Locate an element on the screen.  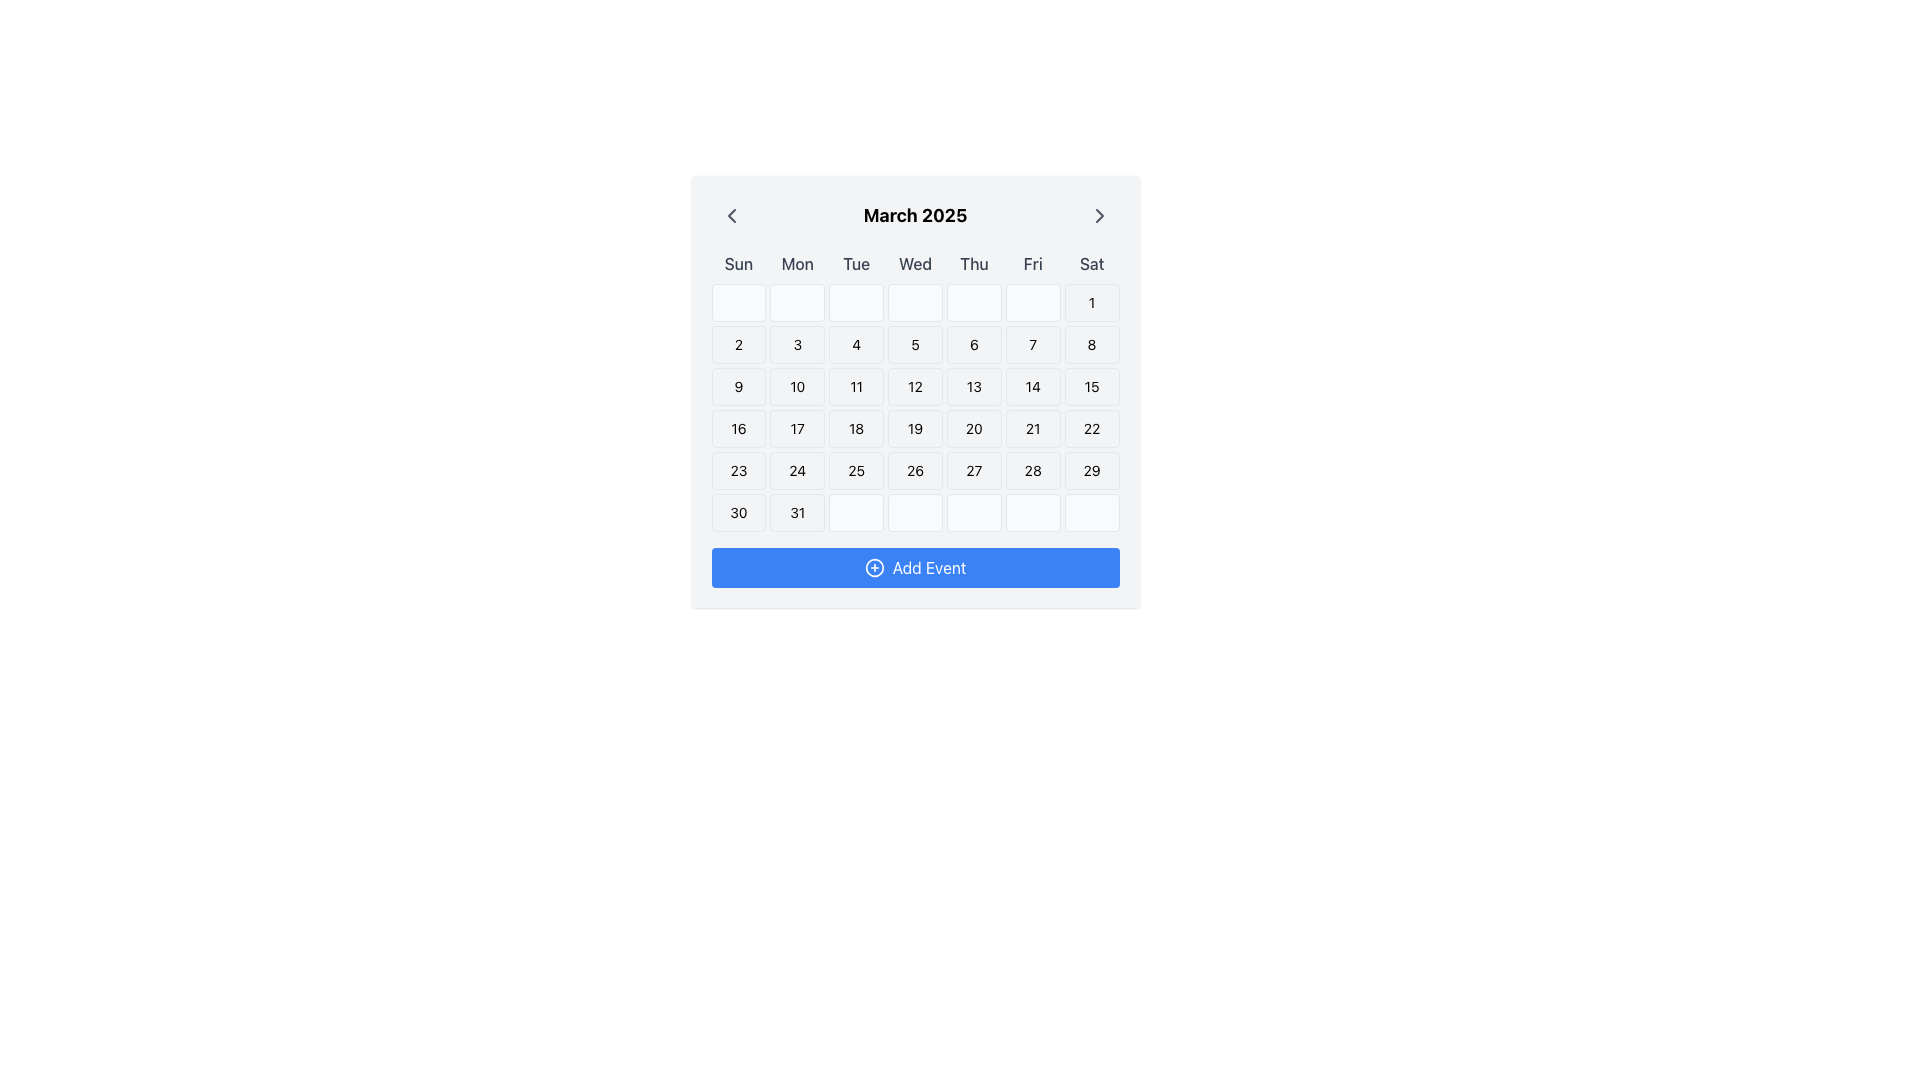
the fourth cell in the seventh row of the calendar grid for March 2025, which serves as a placeholder and is located to the right of the cell labeled 24 is located at coordinates (856, 512).